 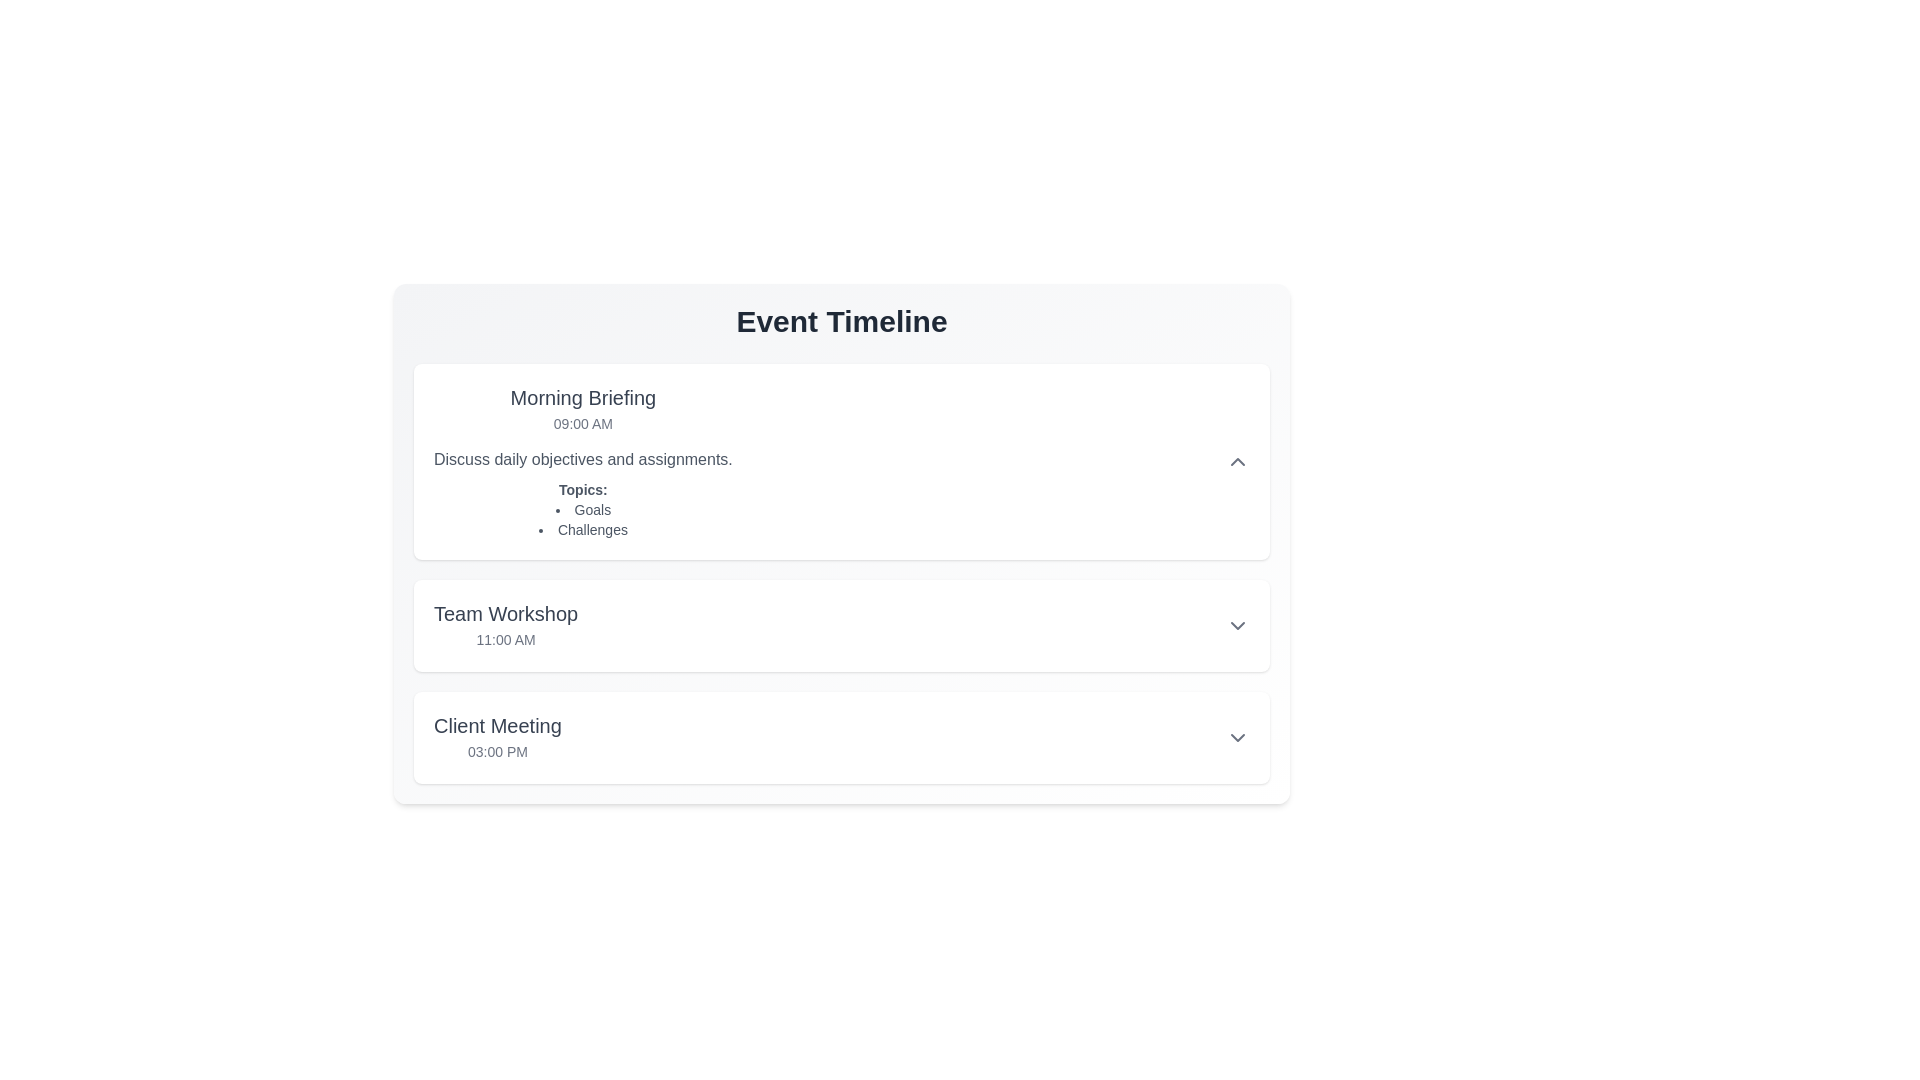 What do you see at coordinates (506, 624) in the screenshot?
I see `the informational text display that contains 'Team Workshop' and '11:00 AM'` at bounding box center [506, 624].